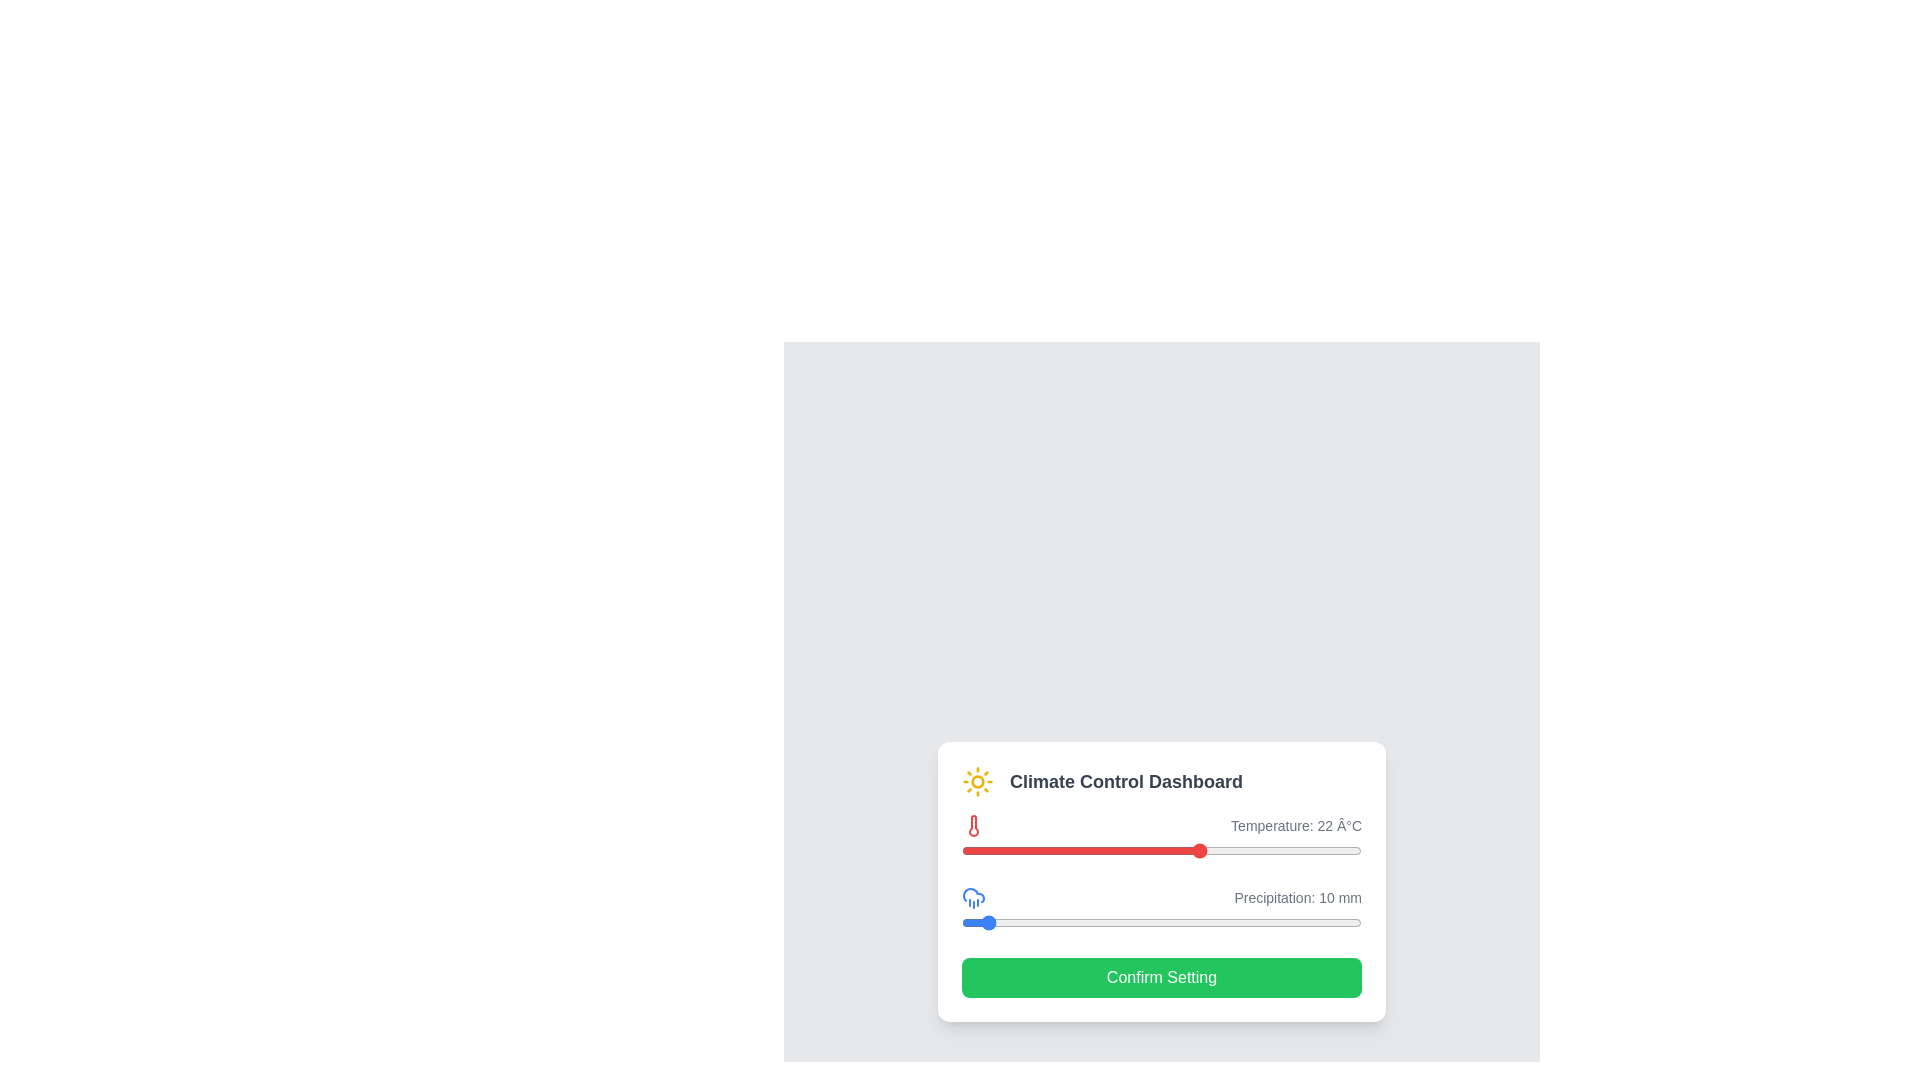 The height and width of the screenshot is (1080, 1920). Describe the element at coordinates (1275, 851) in the screenshot. I see `the temperature slider to 35°C` at that location.